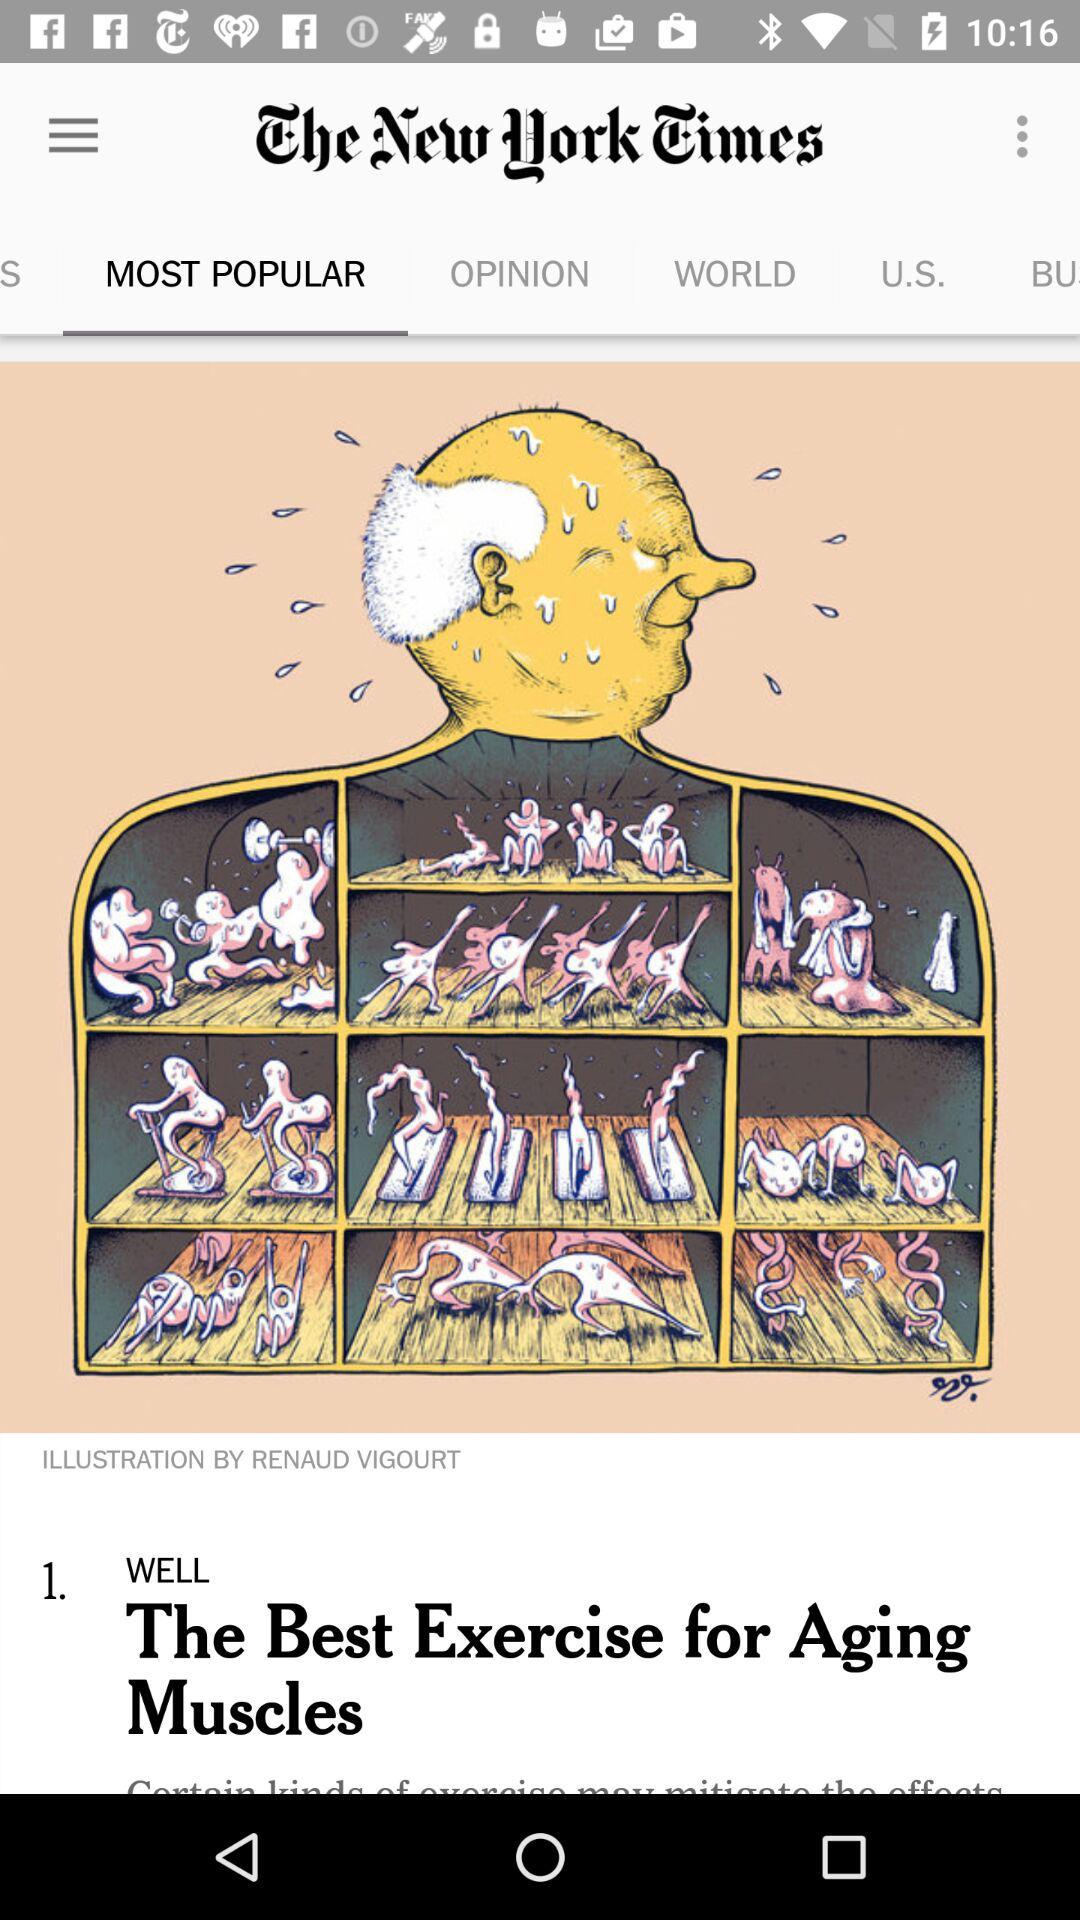 The width and height of the screenshot is (1080, 1920). What do you see at coordinates (31, 272) in the screenshot?
I see `the icon next to most popular` at bounding box center [31, 272].